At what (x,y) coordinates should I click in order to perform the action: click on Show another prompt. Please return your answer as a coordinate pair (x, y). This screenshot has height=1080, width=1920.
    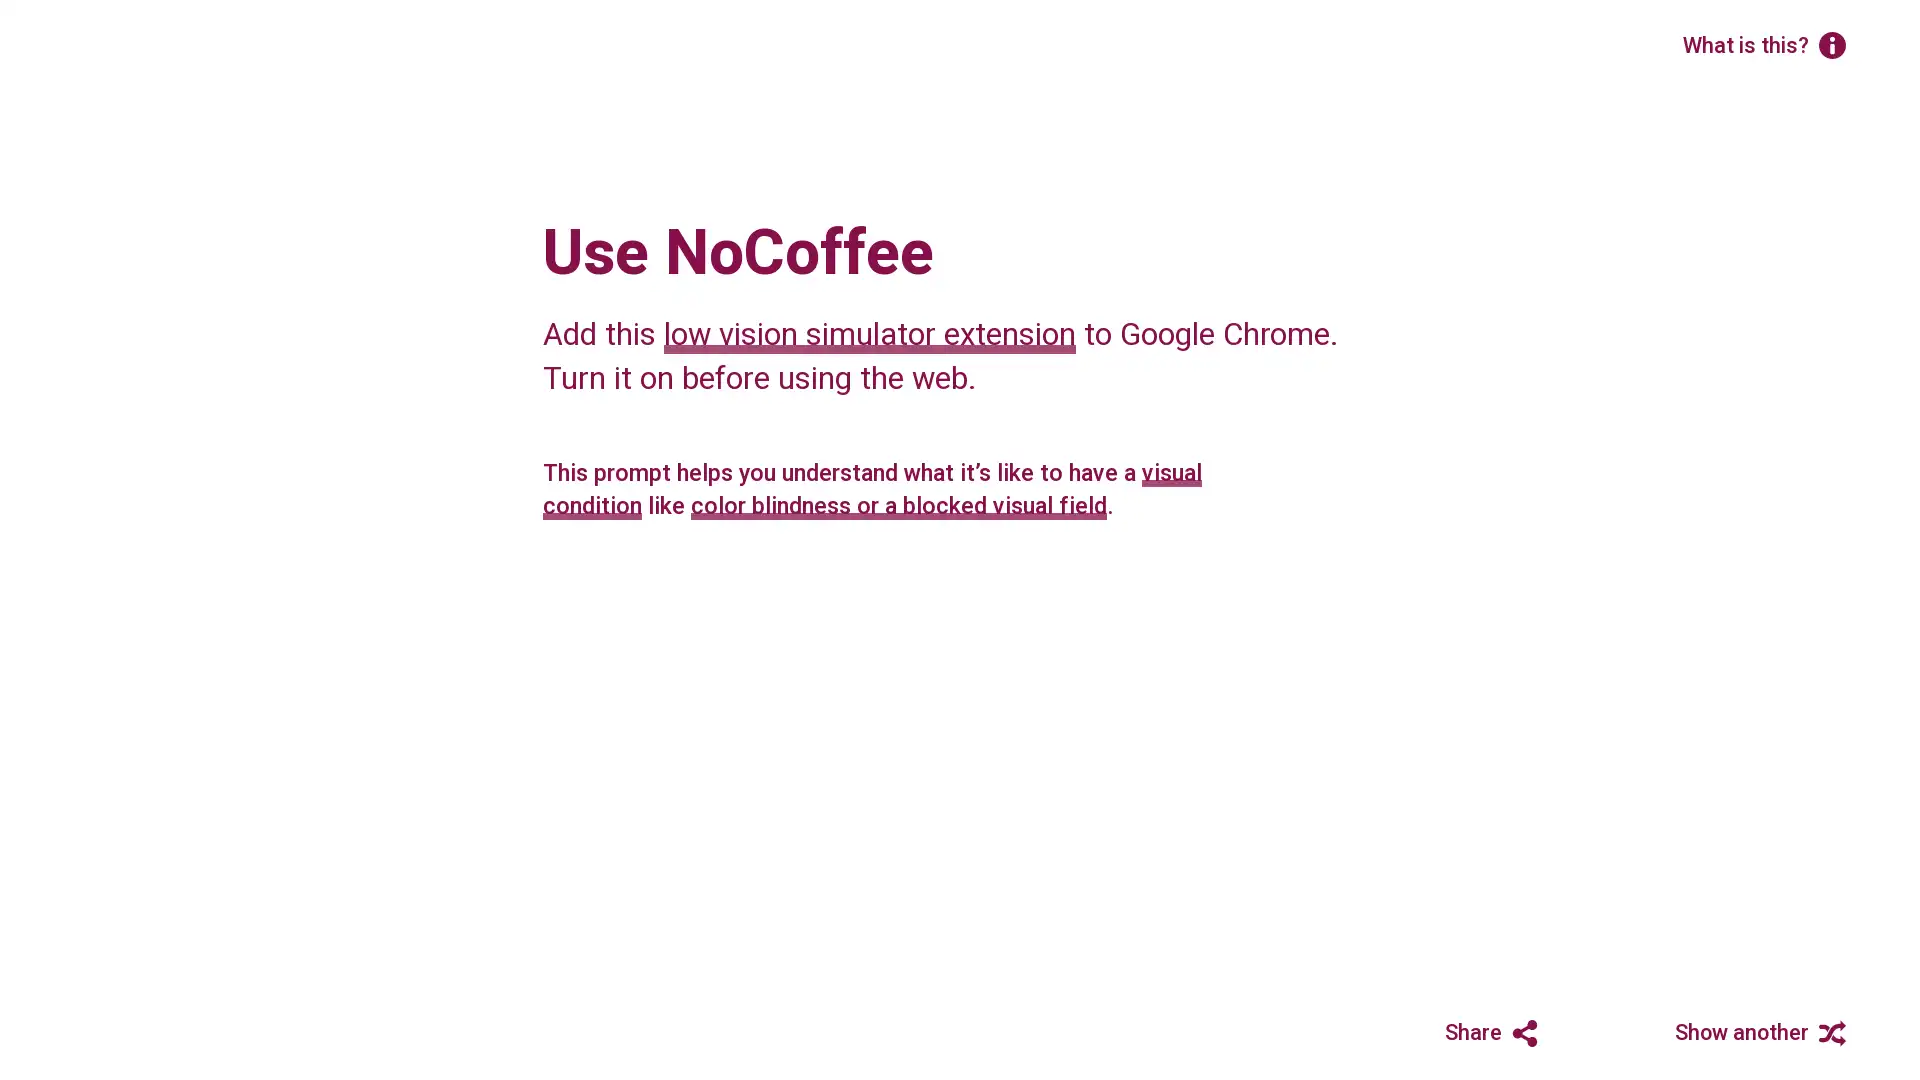
    Looking at the image, I should click on (1746, 1029).